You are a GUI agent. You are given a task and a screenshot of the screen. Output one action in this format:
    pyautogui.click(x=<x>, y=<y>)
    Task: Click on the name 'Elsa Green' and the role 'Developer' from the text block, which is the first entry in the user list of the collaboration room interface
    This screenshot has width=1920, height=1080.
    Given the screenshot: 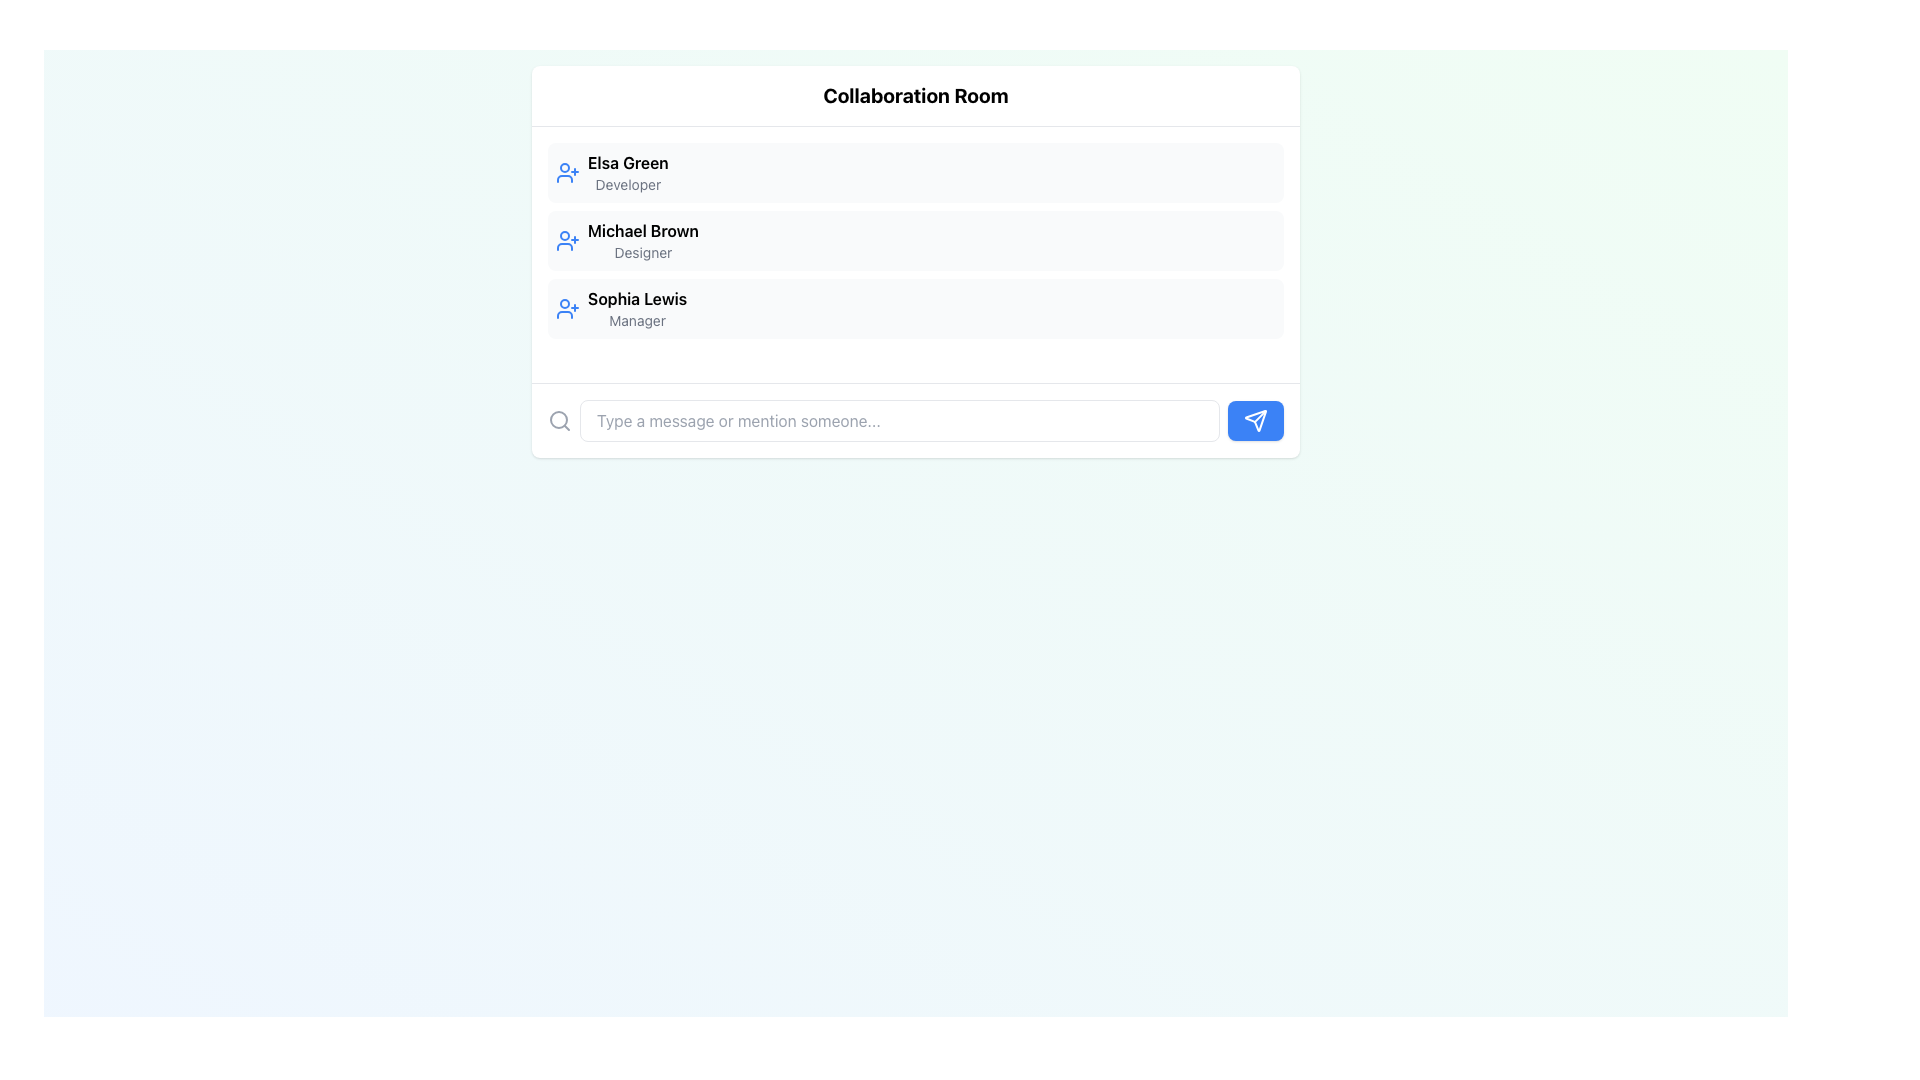 What is the action you would take?
    pyautogui.click(x=627, y=172)
    